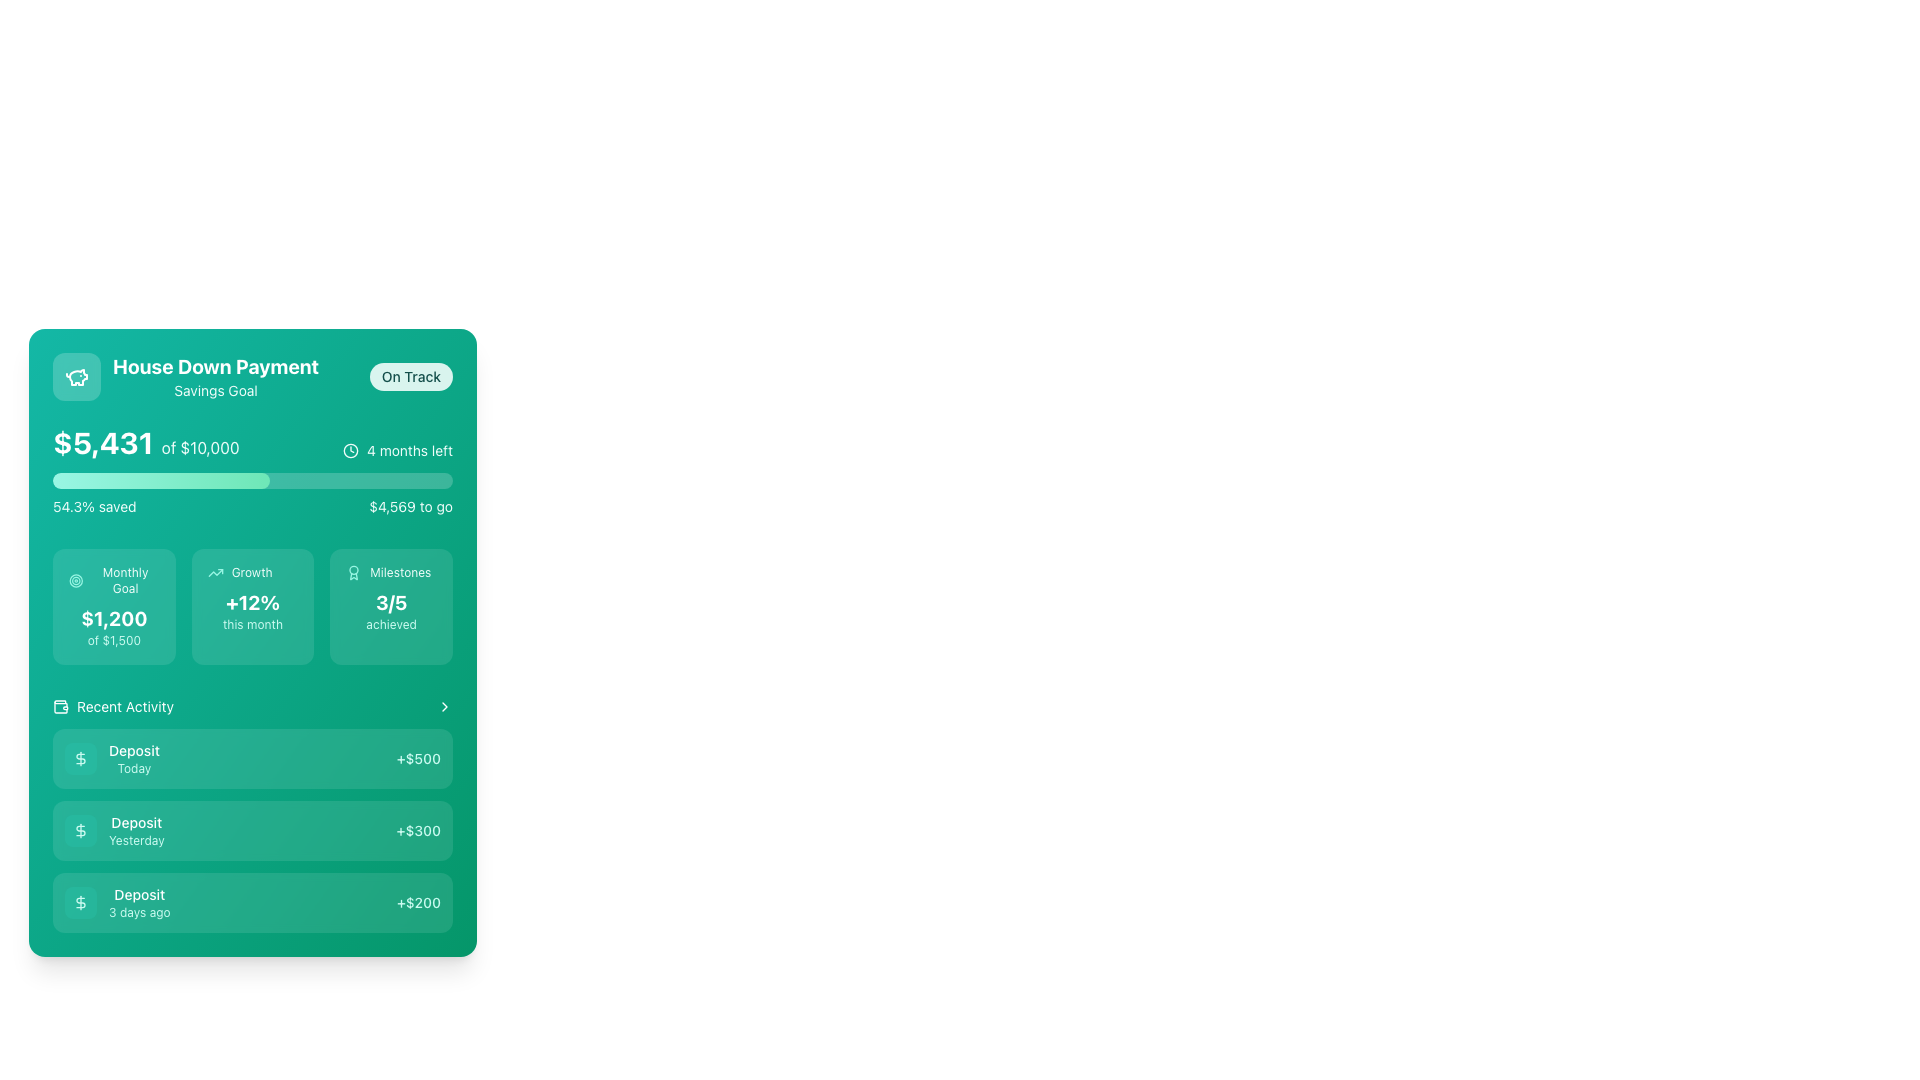 This screenshot has height=1080, width=1920. Describe the element at coordinates (409, 451) in the screenshot. I see `the text label displaying '4 months left' which is styled in a small white sans-serif font and positioned within a teal-colored interface` at that location.